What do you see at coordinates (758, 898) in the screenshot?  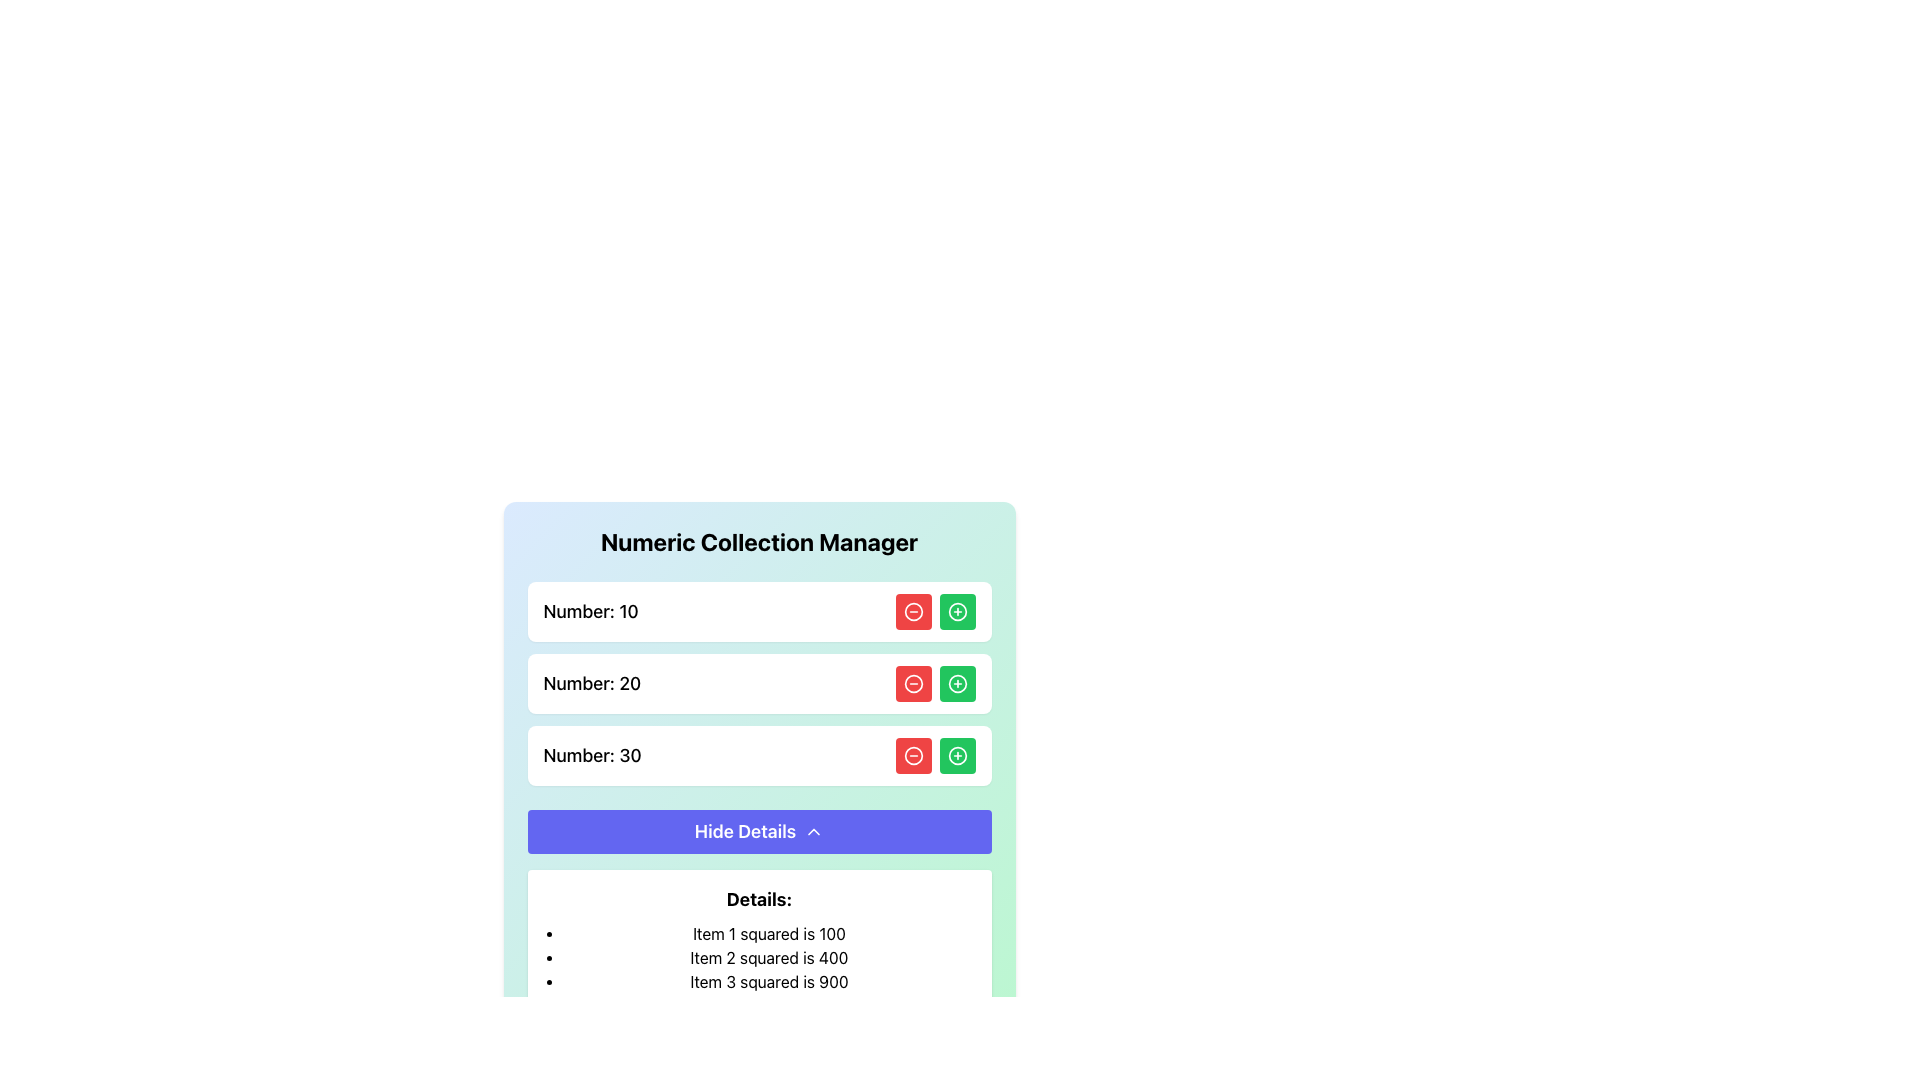 I see `bold text label 'Details:' located at the top of a white box with rounded corners, positioned above a bulleted list of items` at bounding box center [758, 898].